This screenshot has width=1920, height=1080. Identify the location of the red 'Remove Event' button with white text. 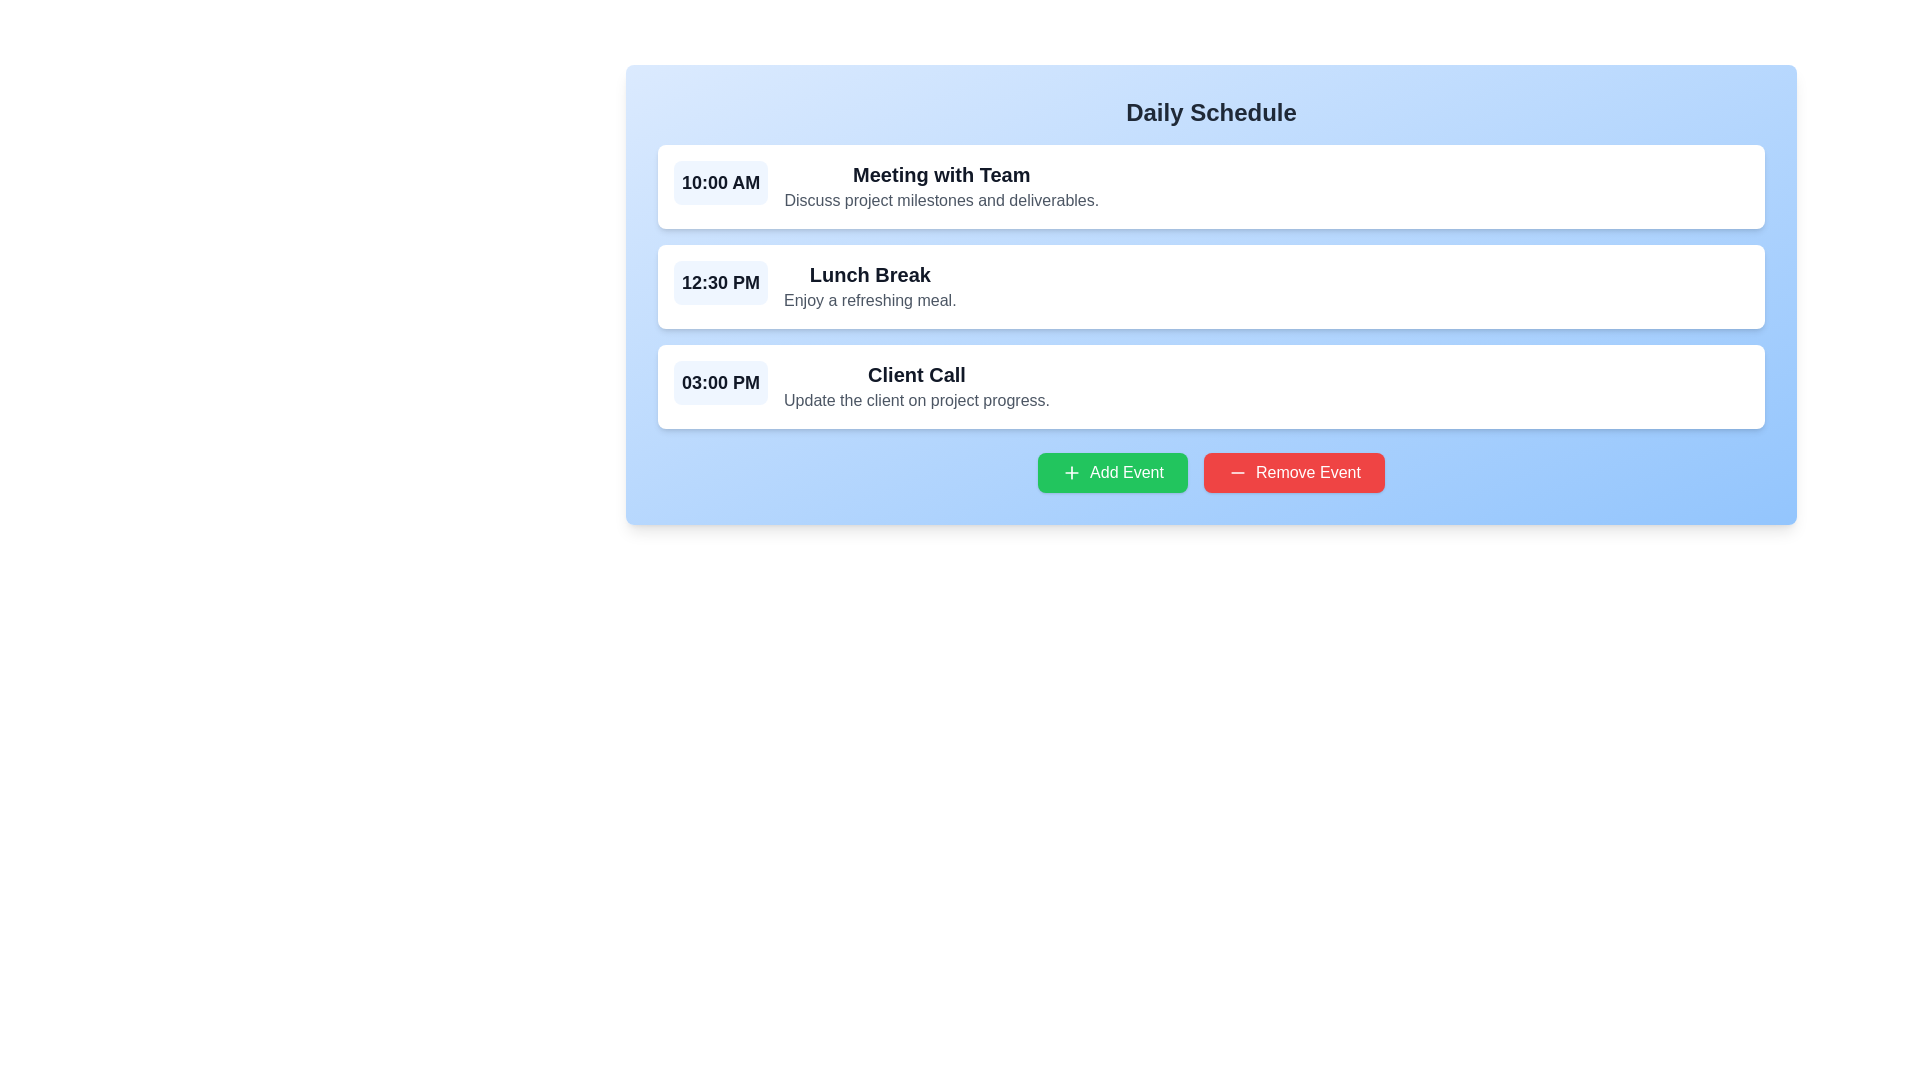
(1294, 473).